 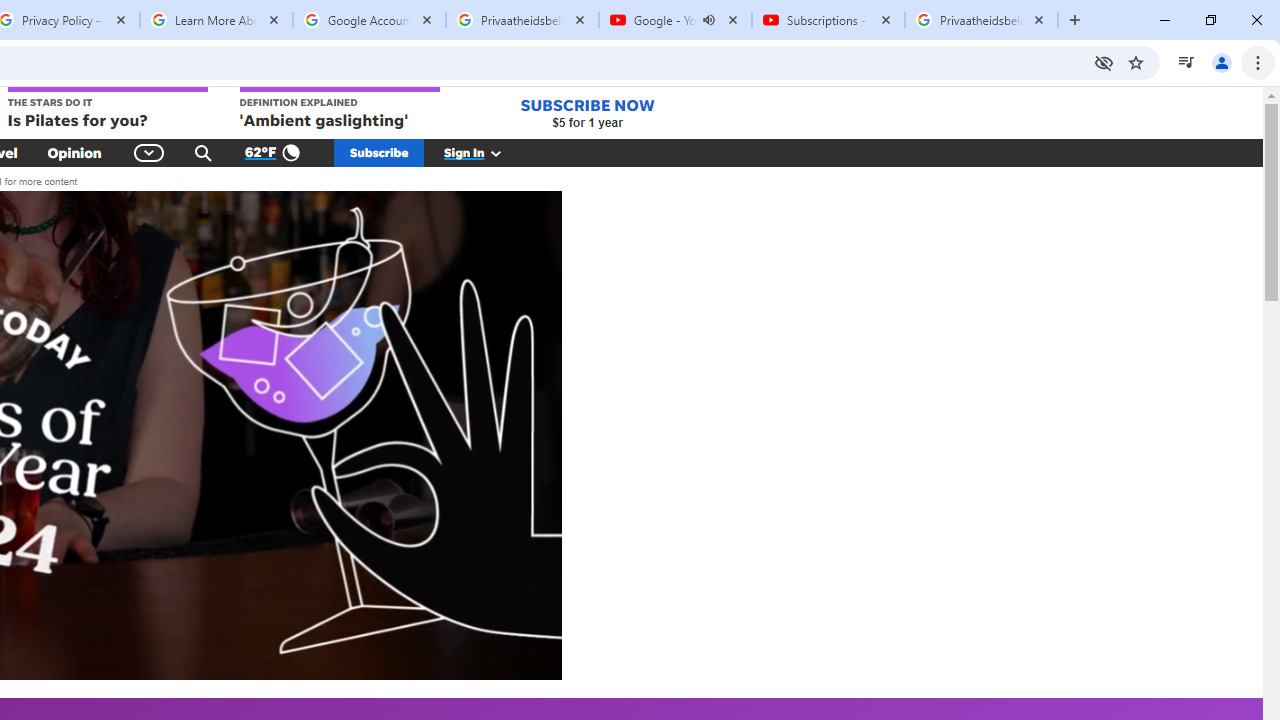 What do you see at coordinates (74, 152) in the screenshot?
I see `'Opinion'` at bounding box center [74, 152].